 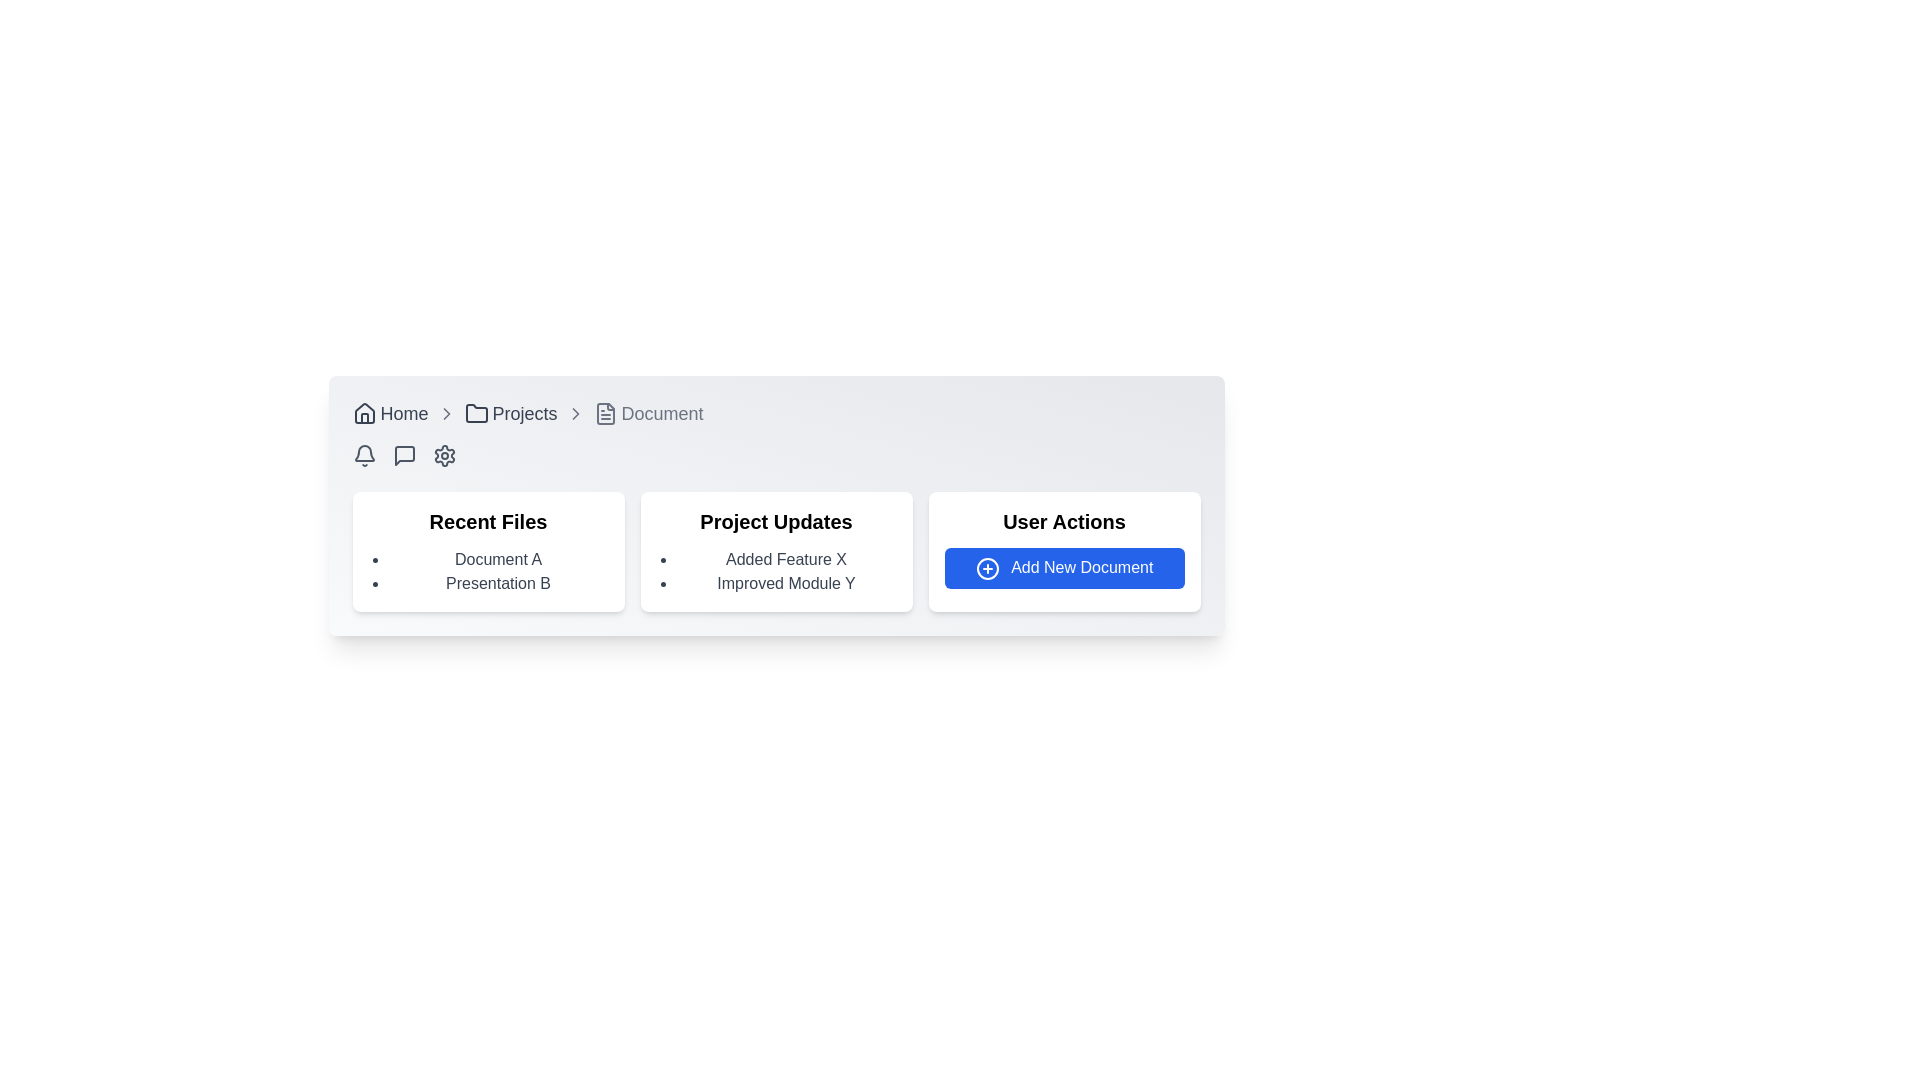 I want to click on the unordered list containing project updates located in the center card labeled 'Project Updates', positioned below the title text, so click(x=775, y=571).